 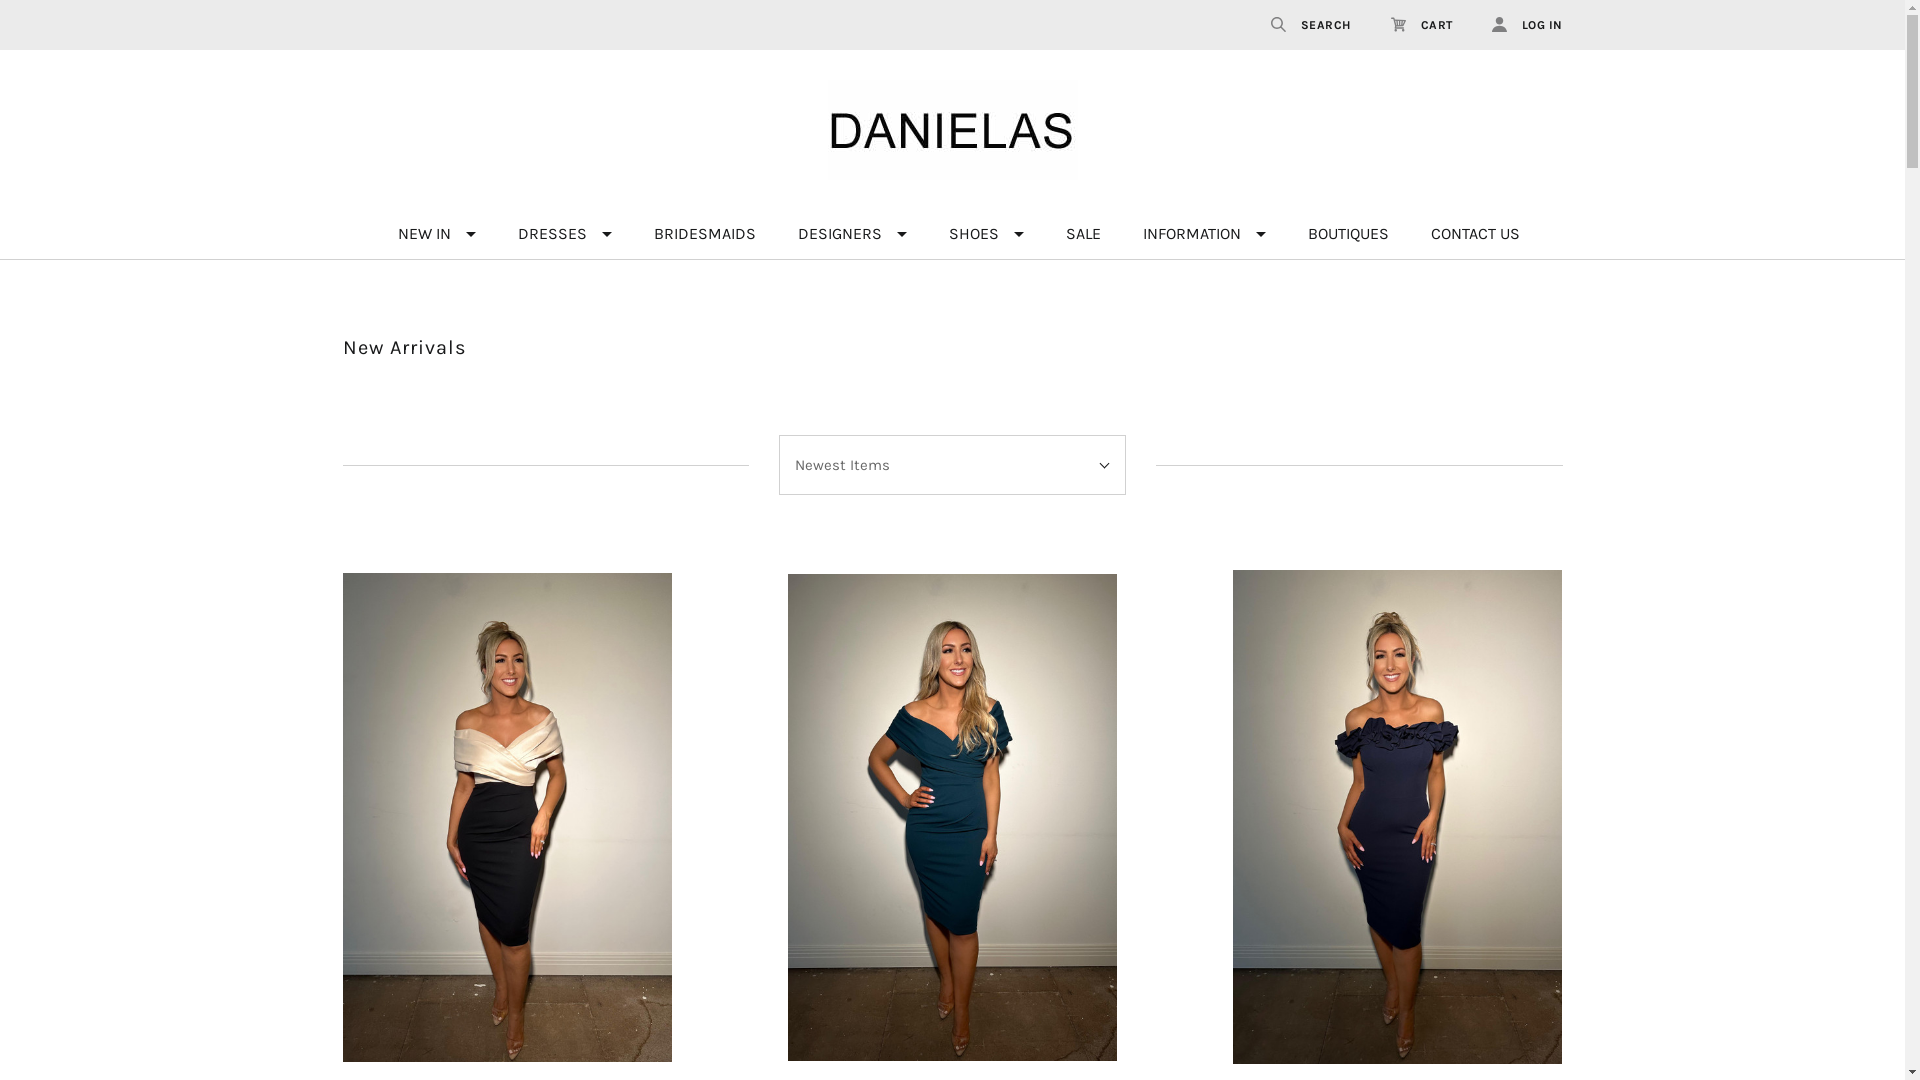 I want to click on 'BOUTIQUES', so click(x=1291, y=233).